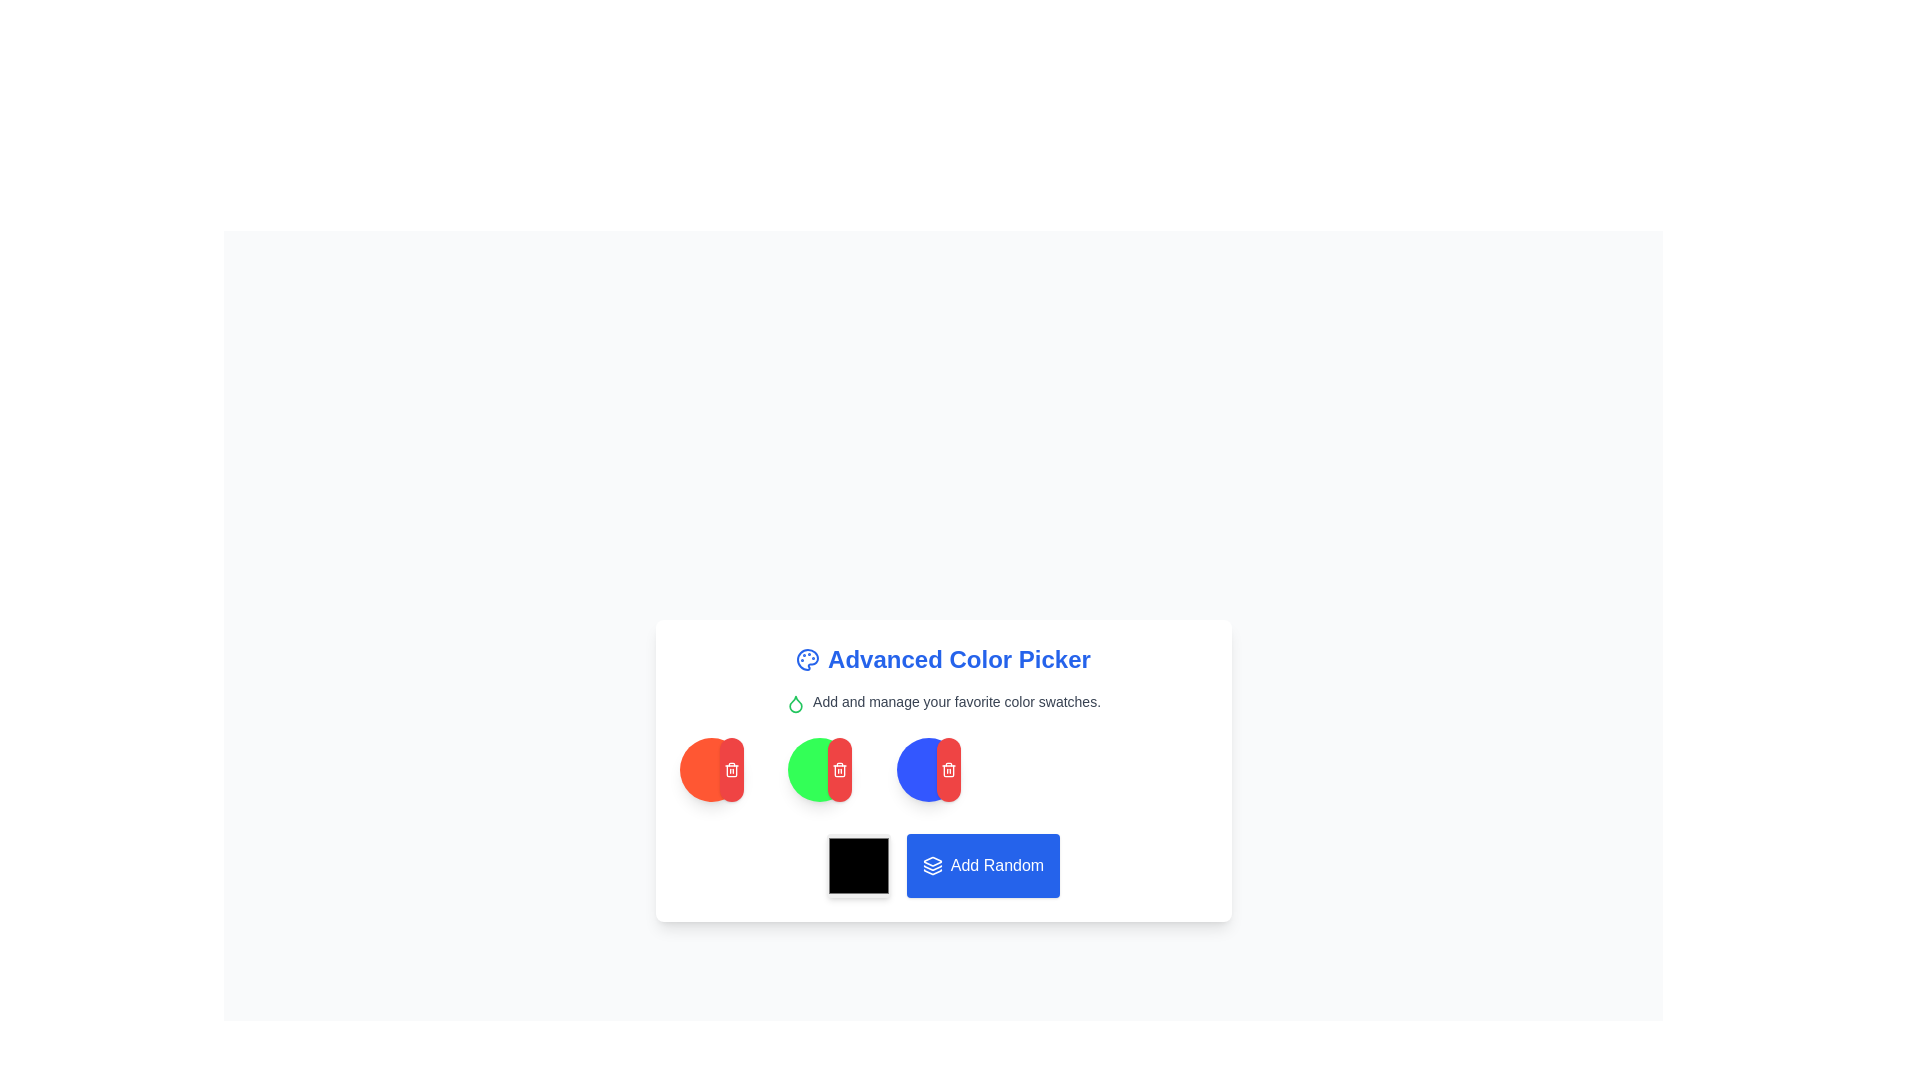 Image resolution: width=1920 pixels, height=1080 pixels. Describe the element at coordinates (942, 768) in the screenshot. I see `the grid layout containing selectable color swatches` at that location.